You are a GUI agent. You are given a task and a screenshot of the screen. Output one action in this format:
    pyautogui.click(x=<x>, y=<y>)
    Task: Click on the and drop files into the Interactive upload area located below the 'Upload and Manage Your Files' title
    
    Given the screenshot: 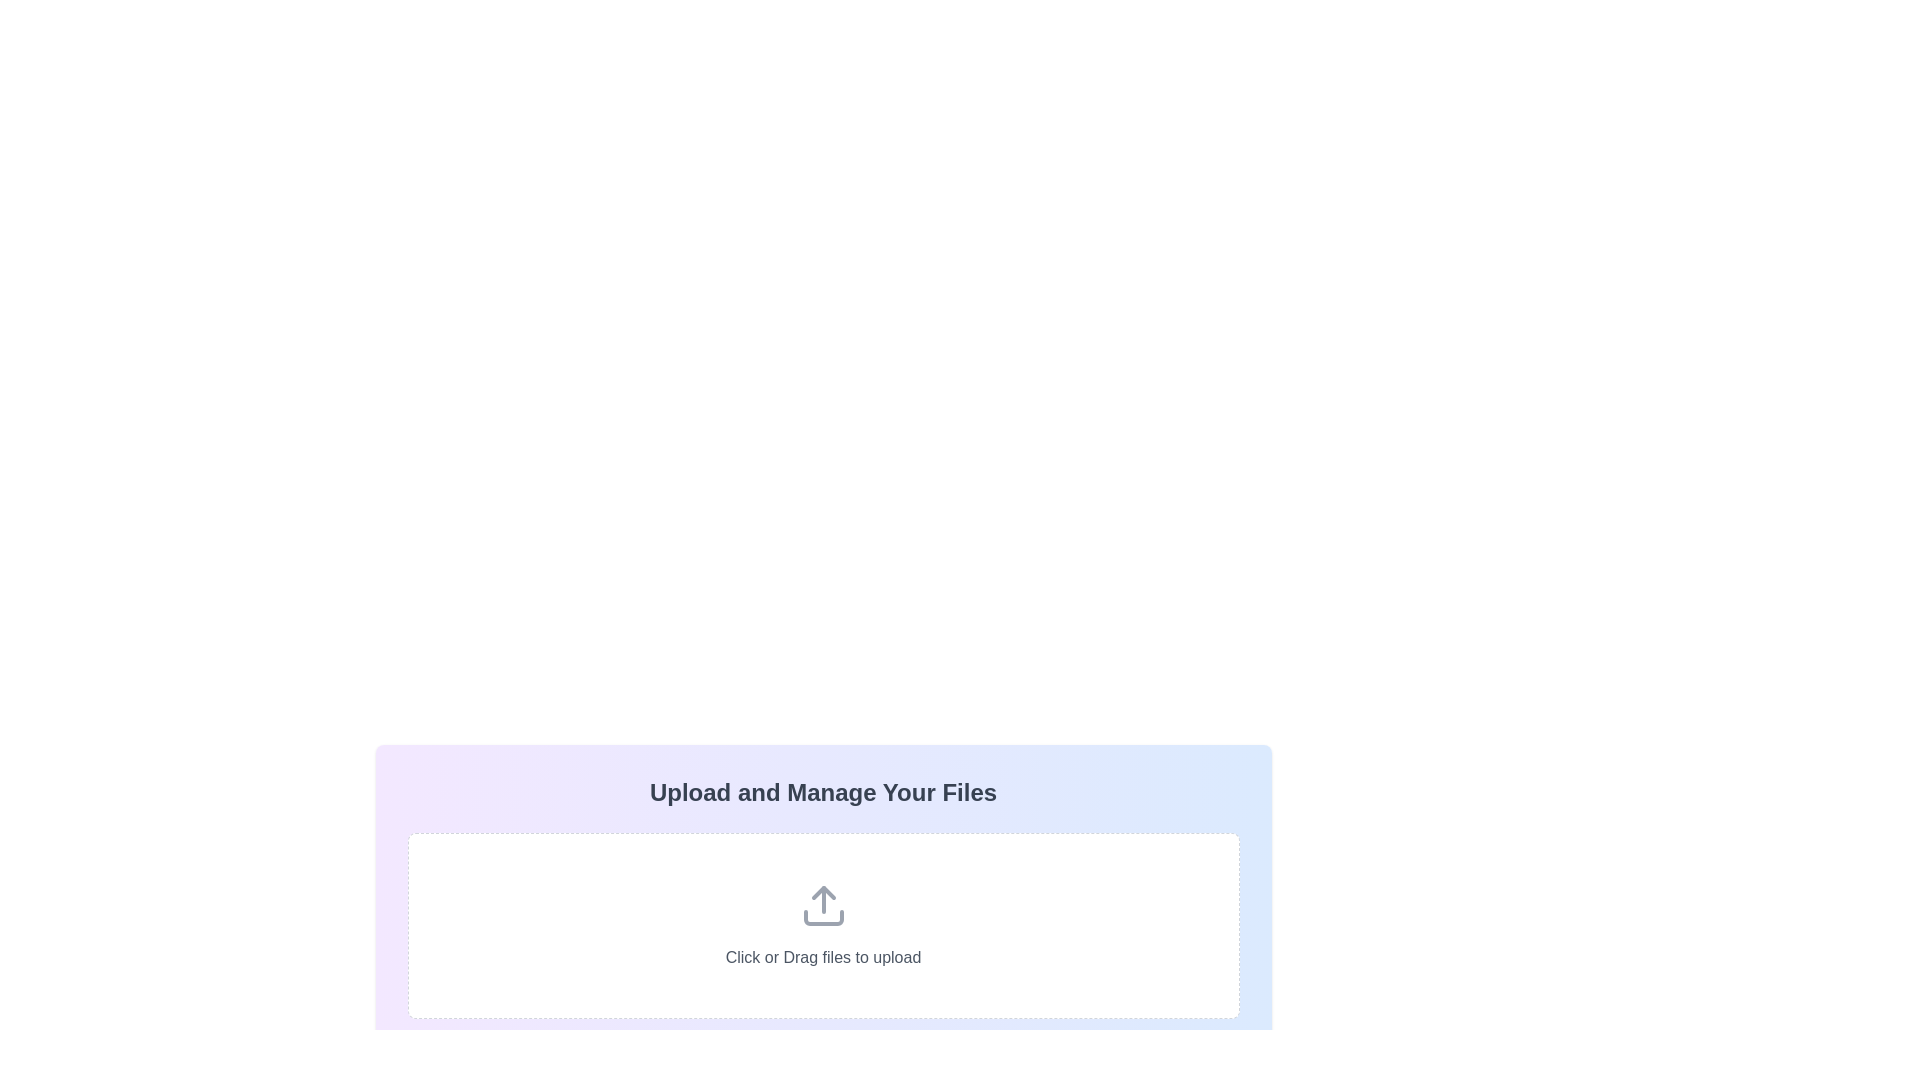 What is the action you would take?
    pyautogui.click(x=823, y=925)
    